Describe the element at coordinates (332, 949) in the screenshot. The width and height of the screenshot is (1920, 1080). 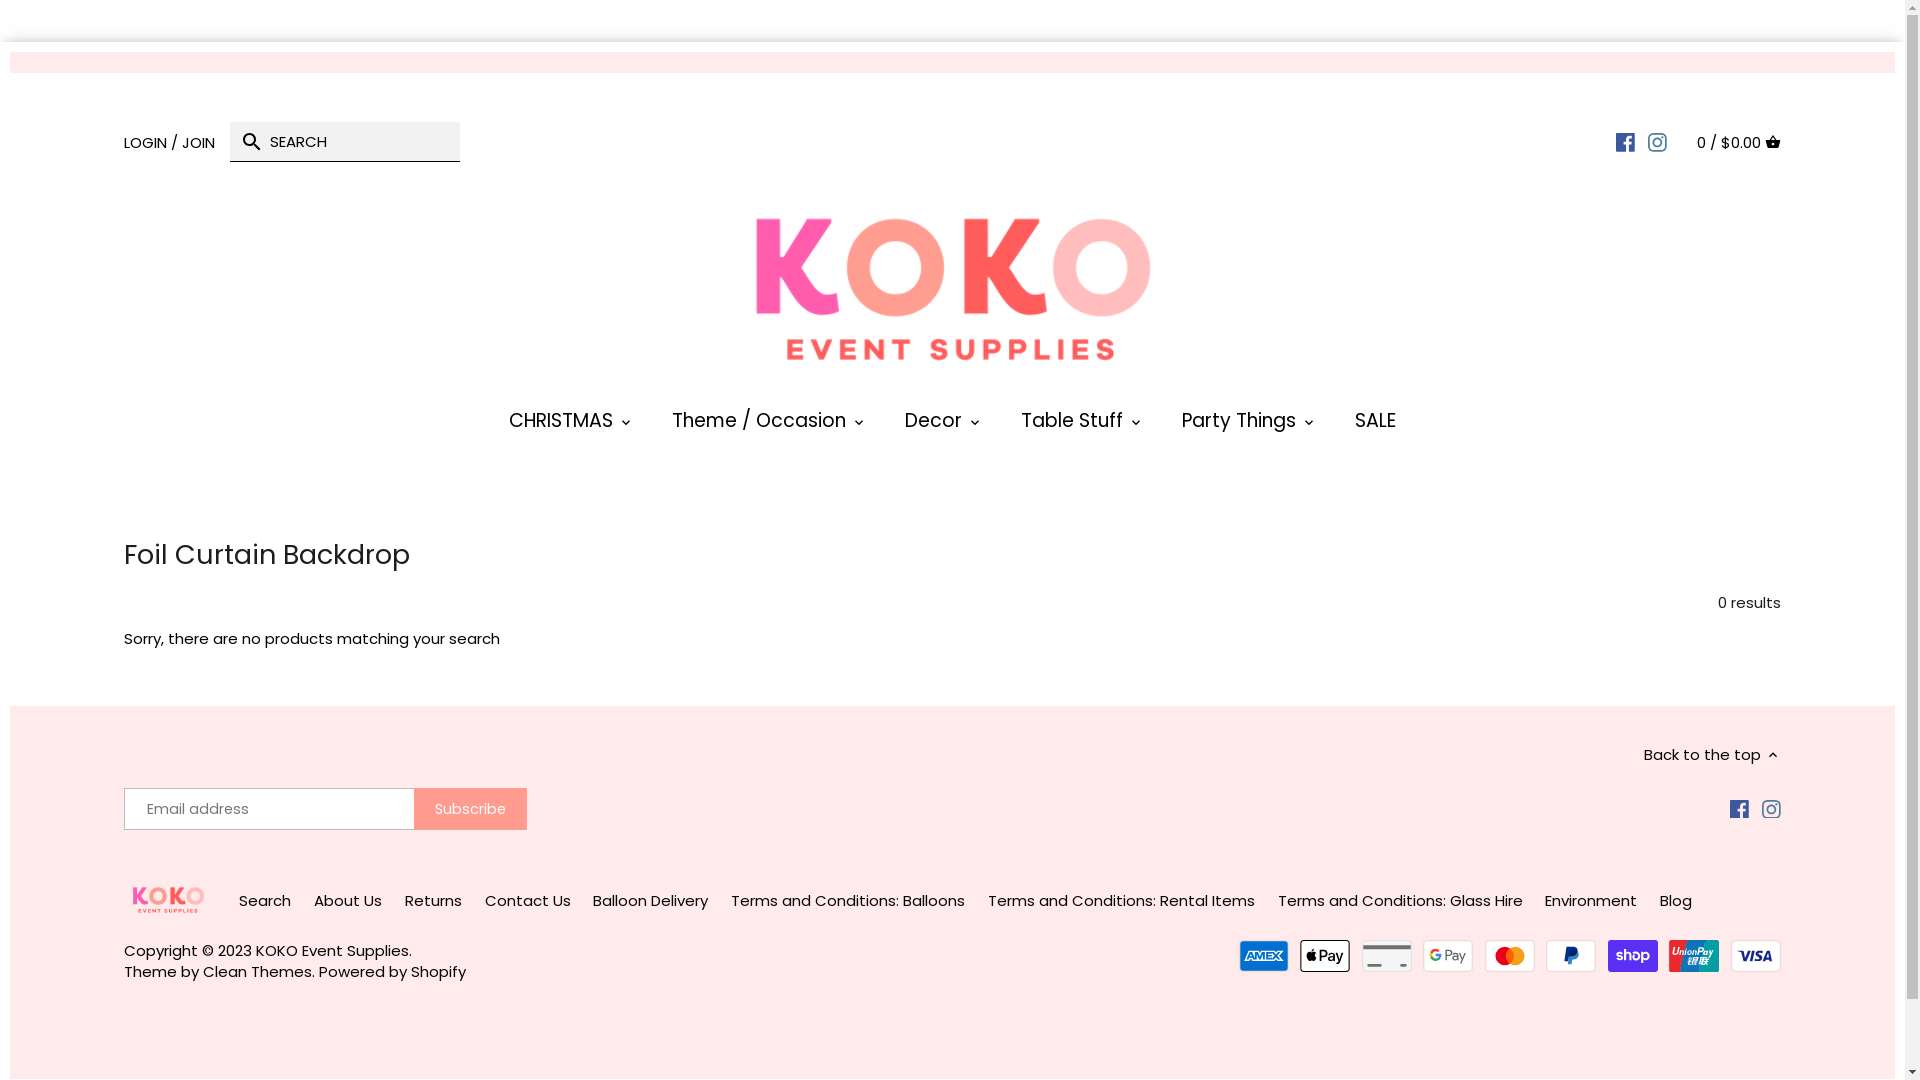
I see `'KOKO Event Supplies'` at that location.